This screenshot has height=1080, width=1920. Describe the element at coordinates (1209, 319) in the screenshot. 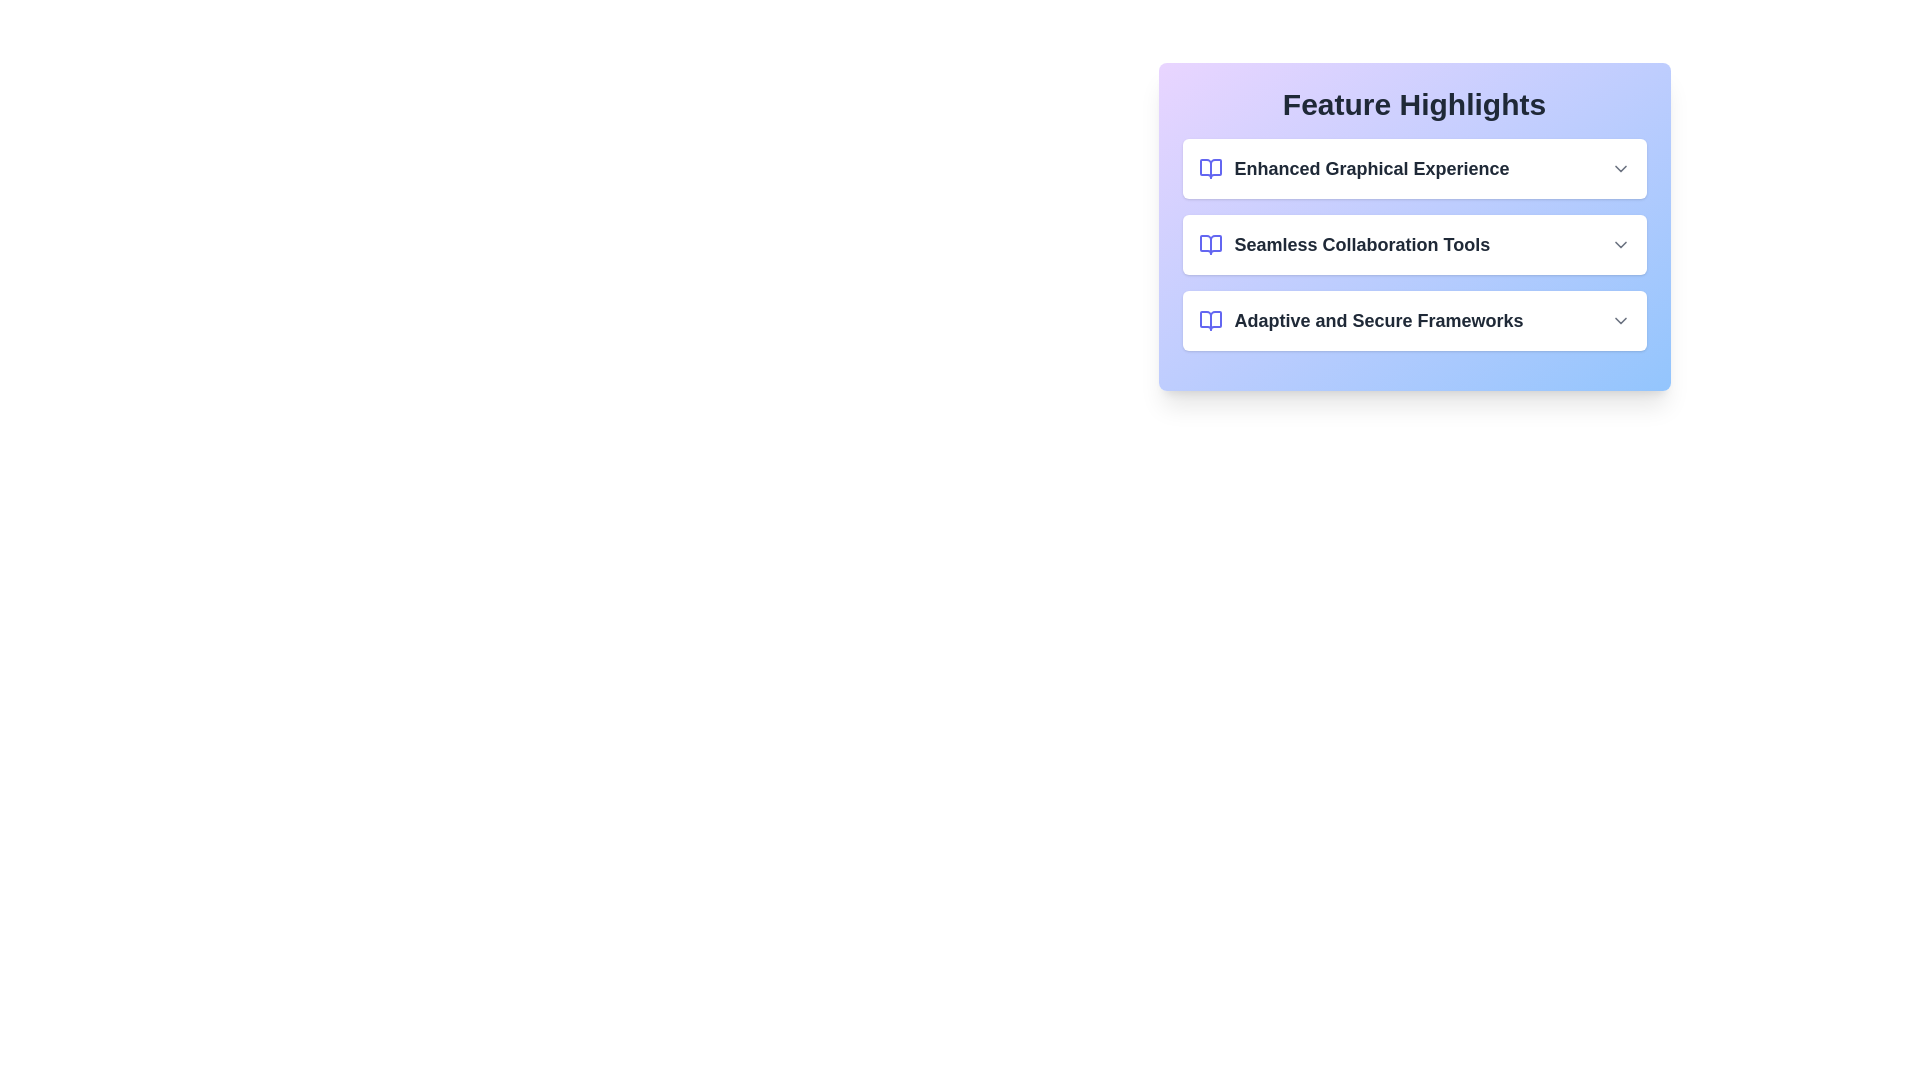

I see `the decorative icon representing 'Adaptive and Secure Frameworks' in the list under 'Feature Highlights'` at that location.